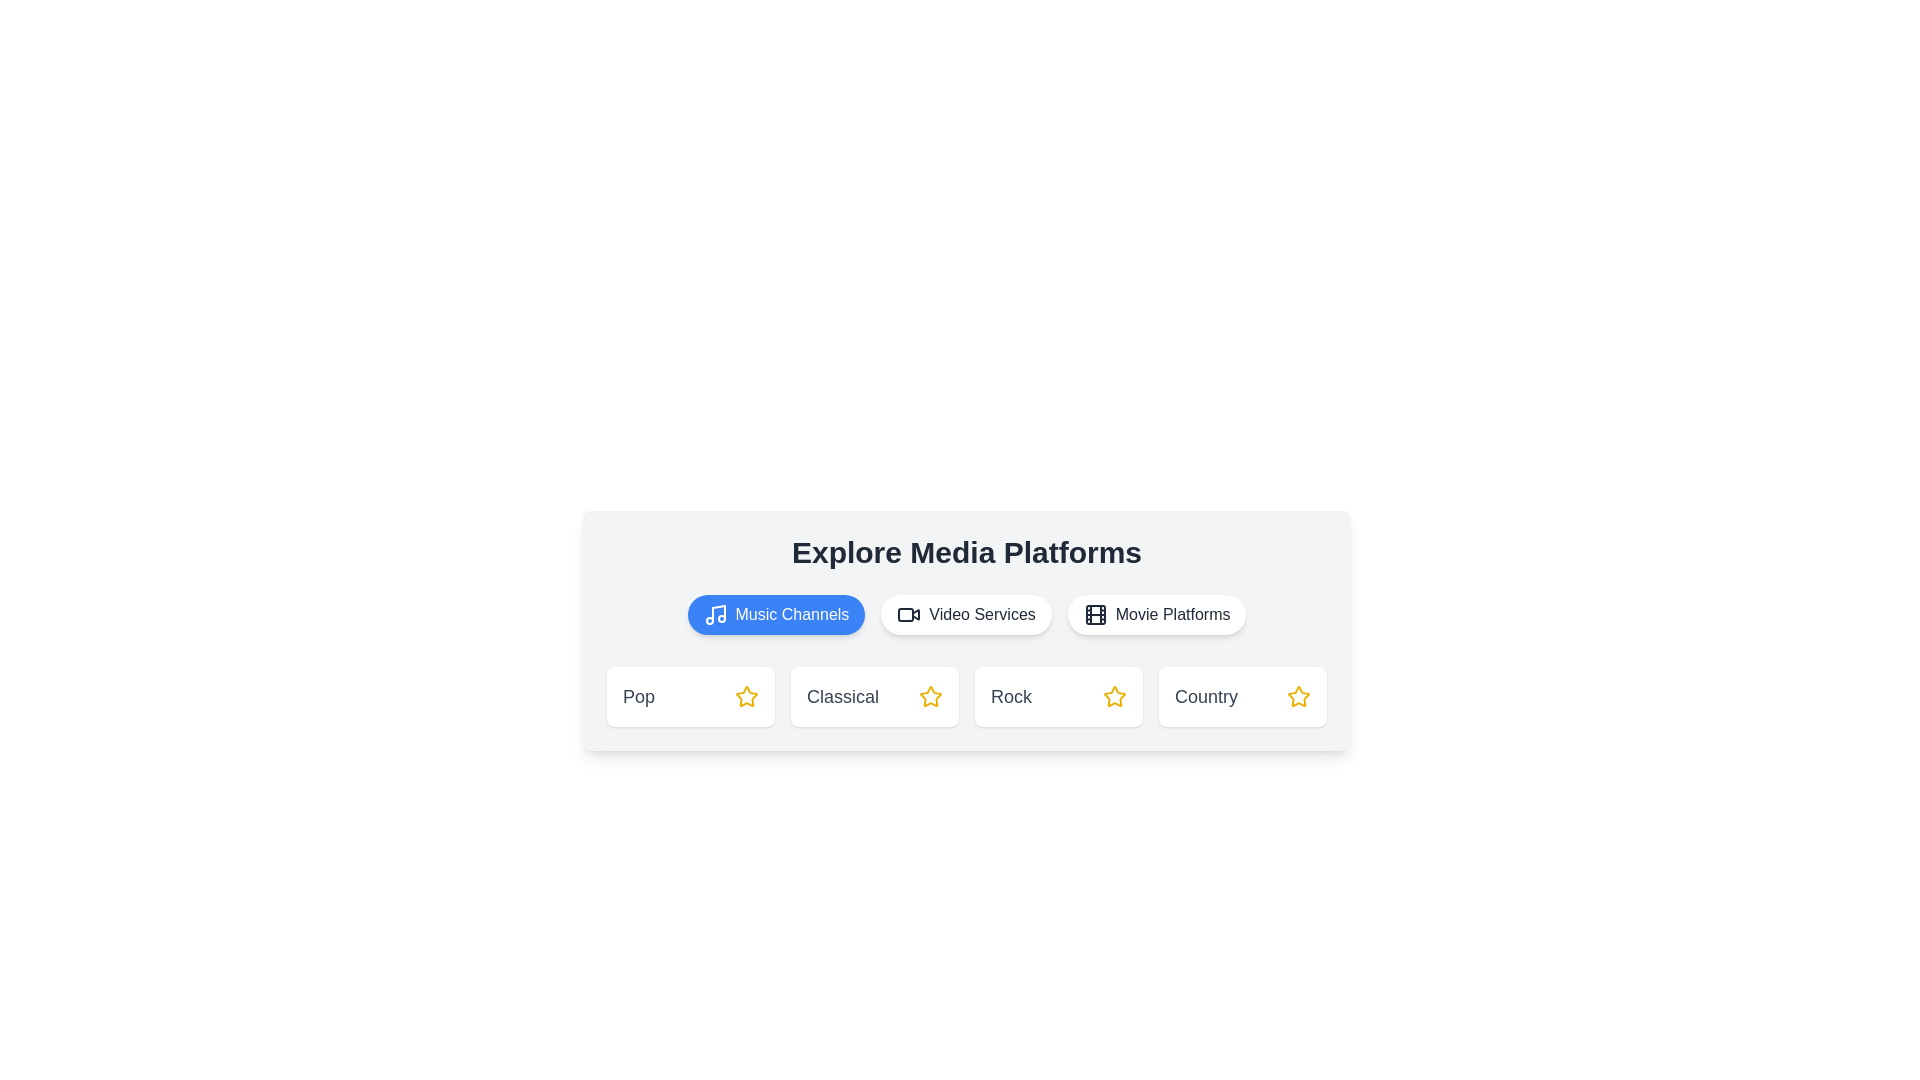  What do you see at coordinates (1113, 696) in the screenshot?
I see `the star icon next to the 'Rock' label to indicate preference or rating functionality` at bounding box center [1113, 696].